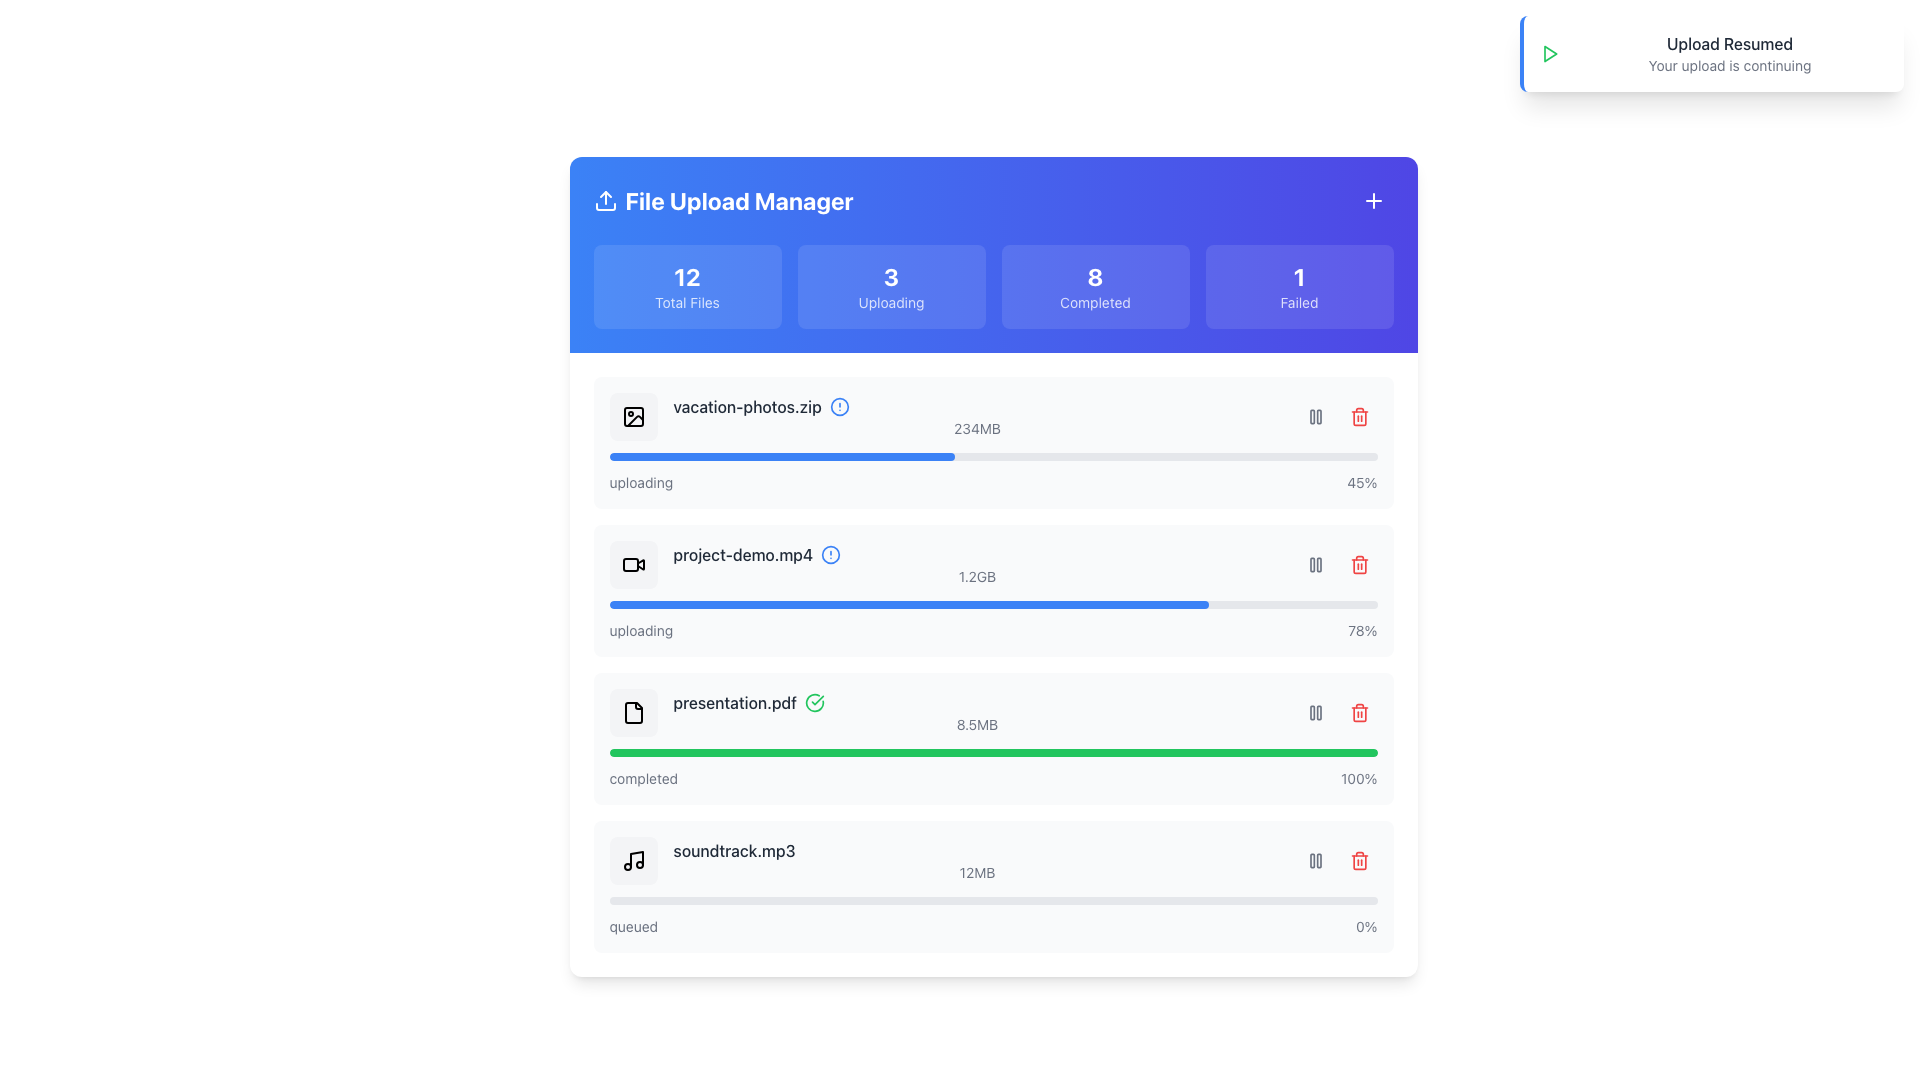 Image resolution: width=1920 pixels, height=1080 pixels. What do you see at coordinates (632, 926) in the screenshot?
I see `the non-interactive text label indicating the status of the file 'soundtrack.mp3' as 'queued', located at the bottom-left of the content row before the text '0%'` at bounding box center [632, 926].